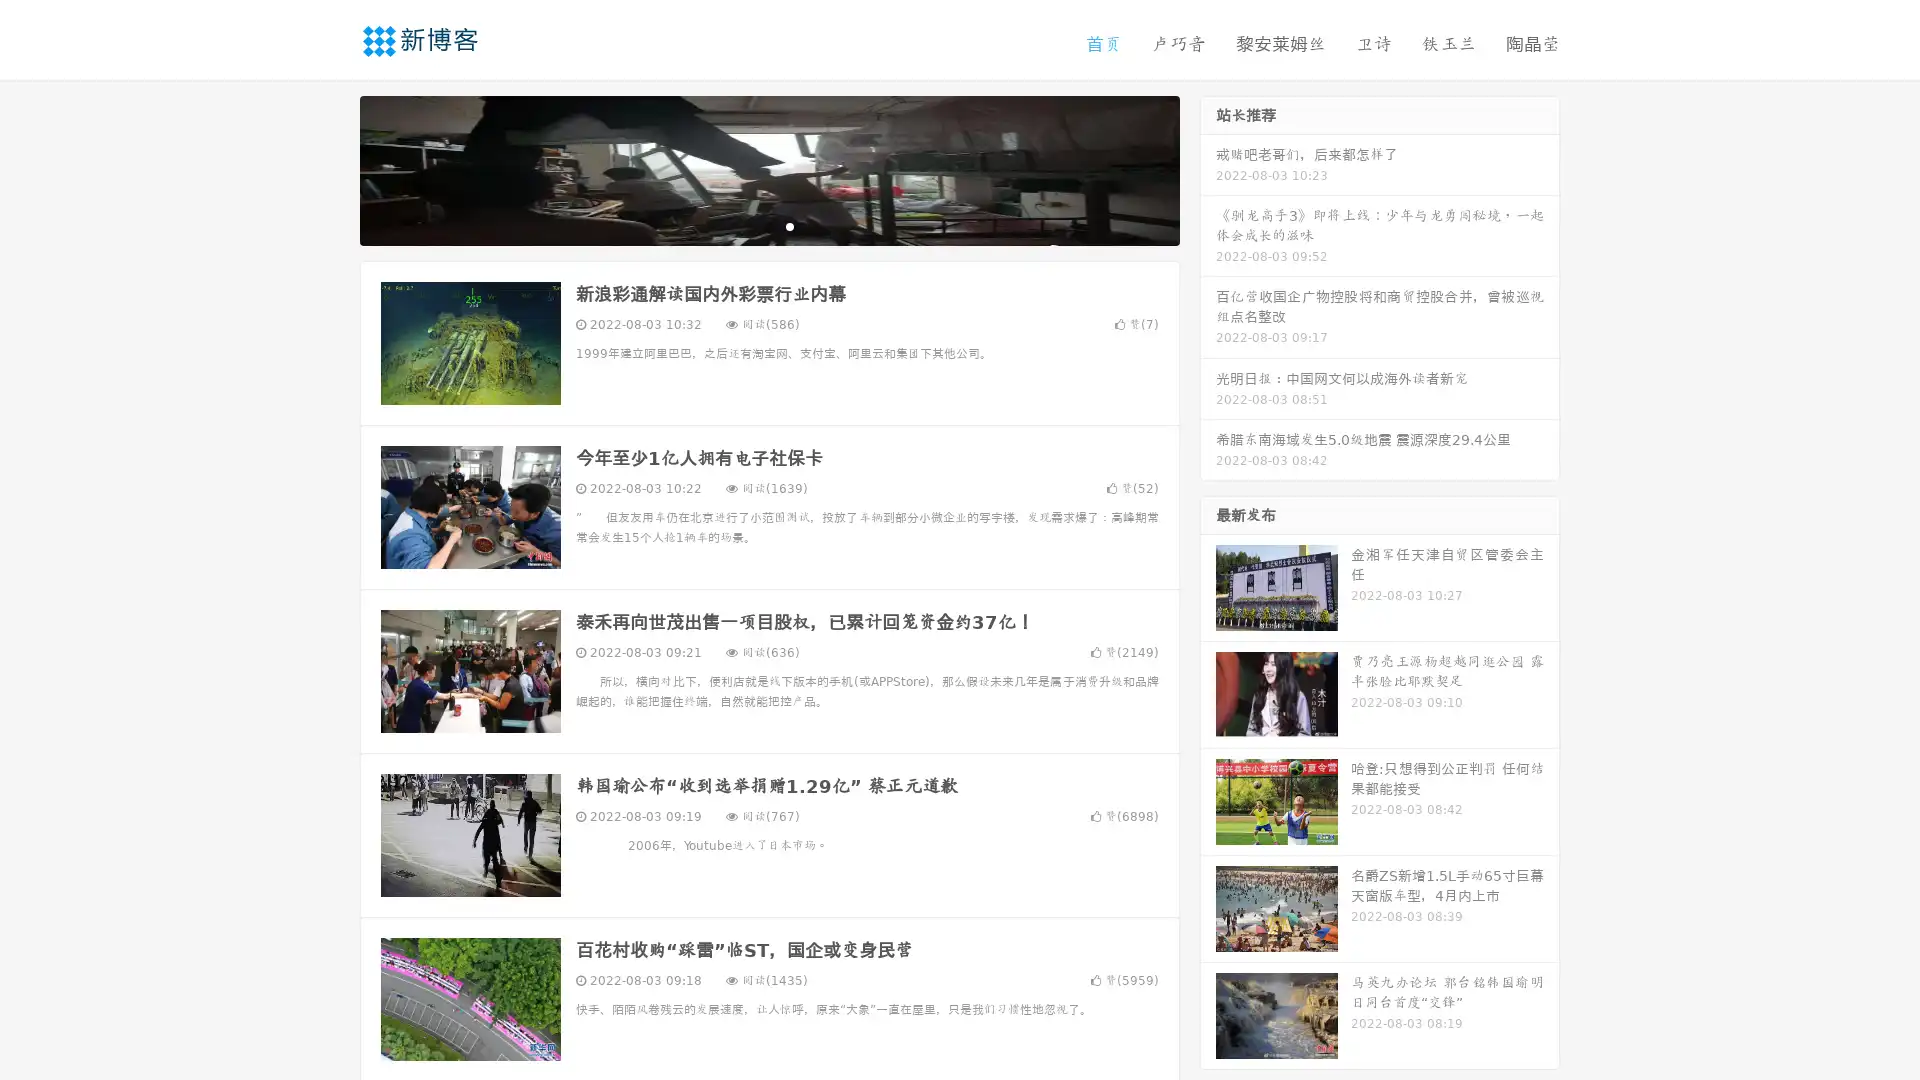 The image size is (1920, 1080). Describe the element at coordinates (1208, 168) in the screenshot. I see `Next slide` at that location.